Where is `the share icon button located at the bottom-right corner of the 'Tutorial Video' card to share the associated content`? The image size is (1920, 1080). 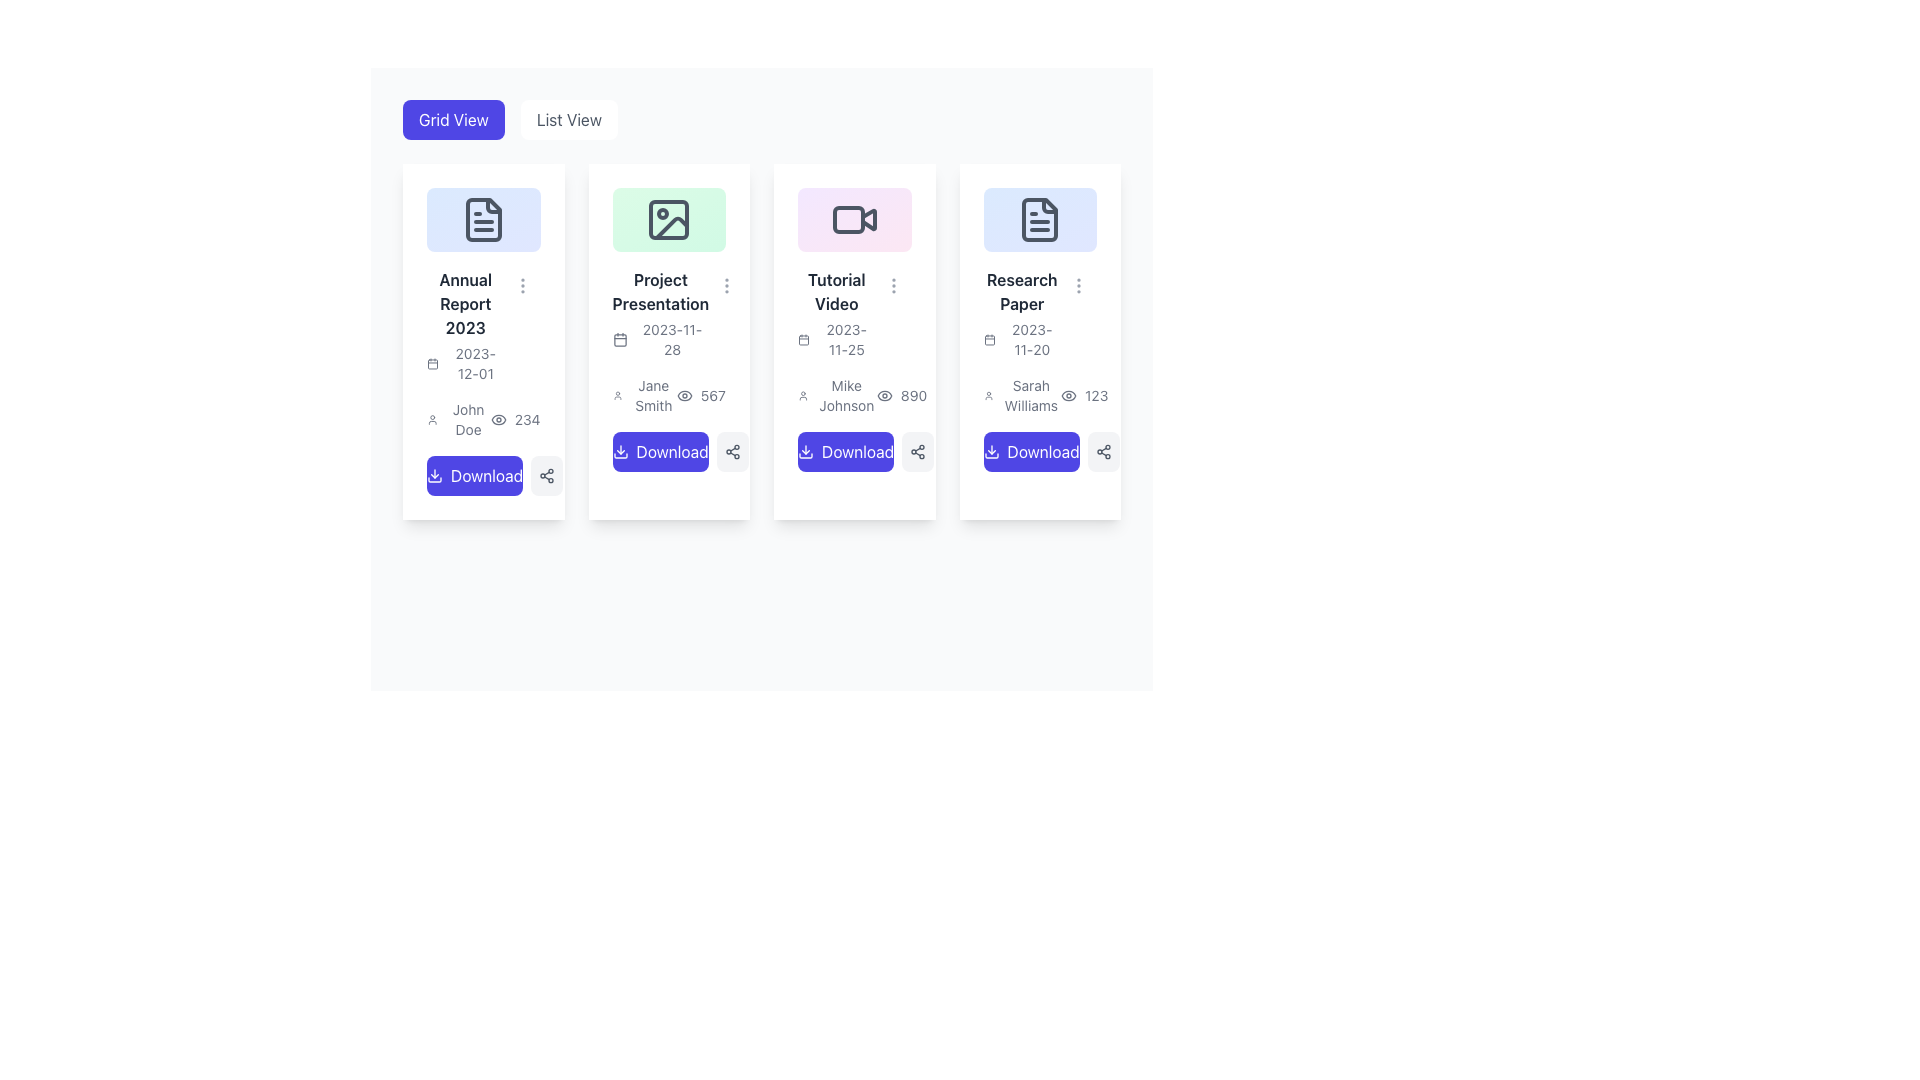
the share icon button located at the bottom-right corner of the 'Tutorial Video' card to share the associated content is located at coordinates (917, 451).